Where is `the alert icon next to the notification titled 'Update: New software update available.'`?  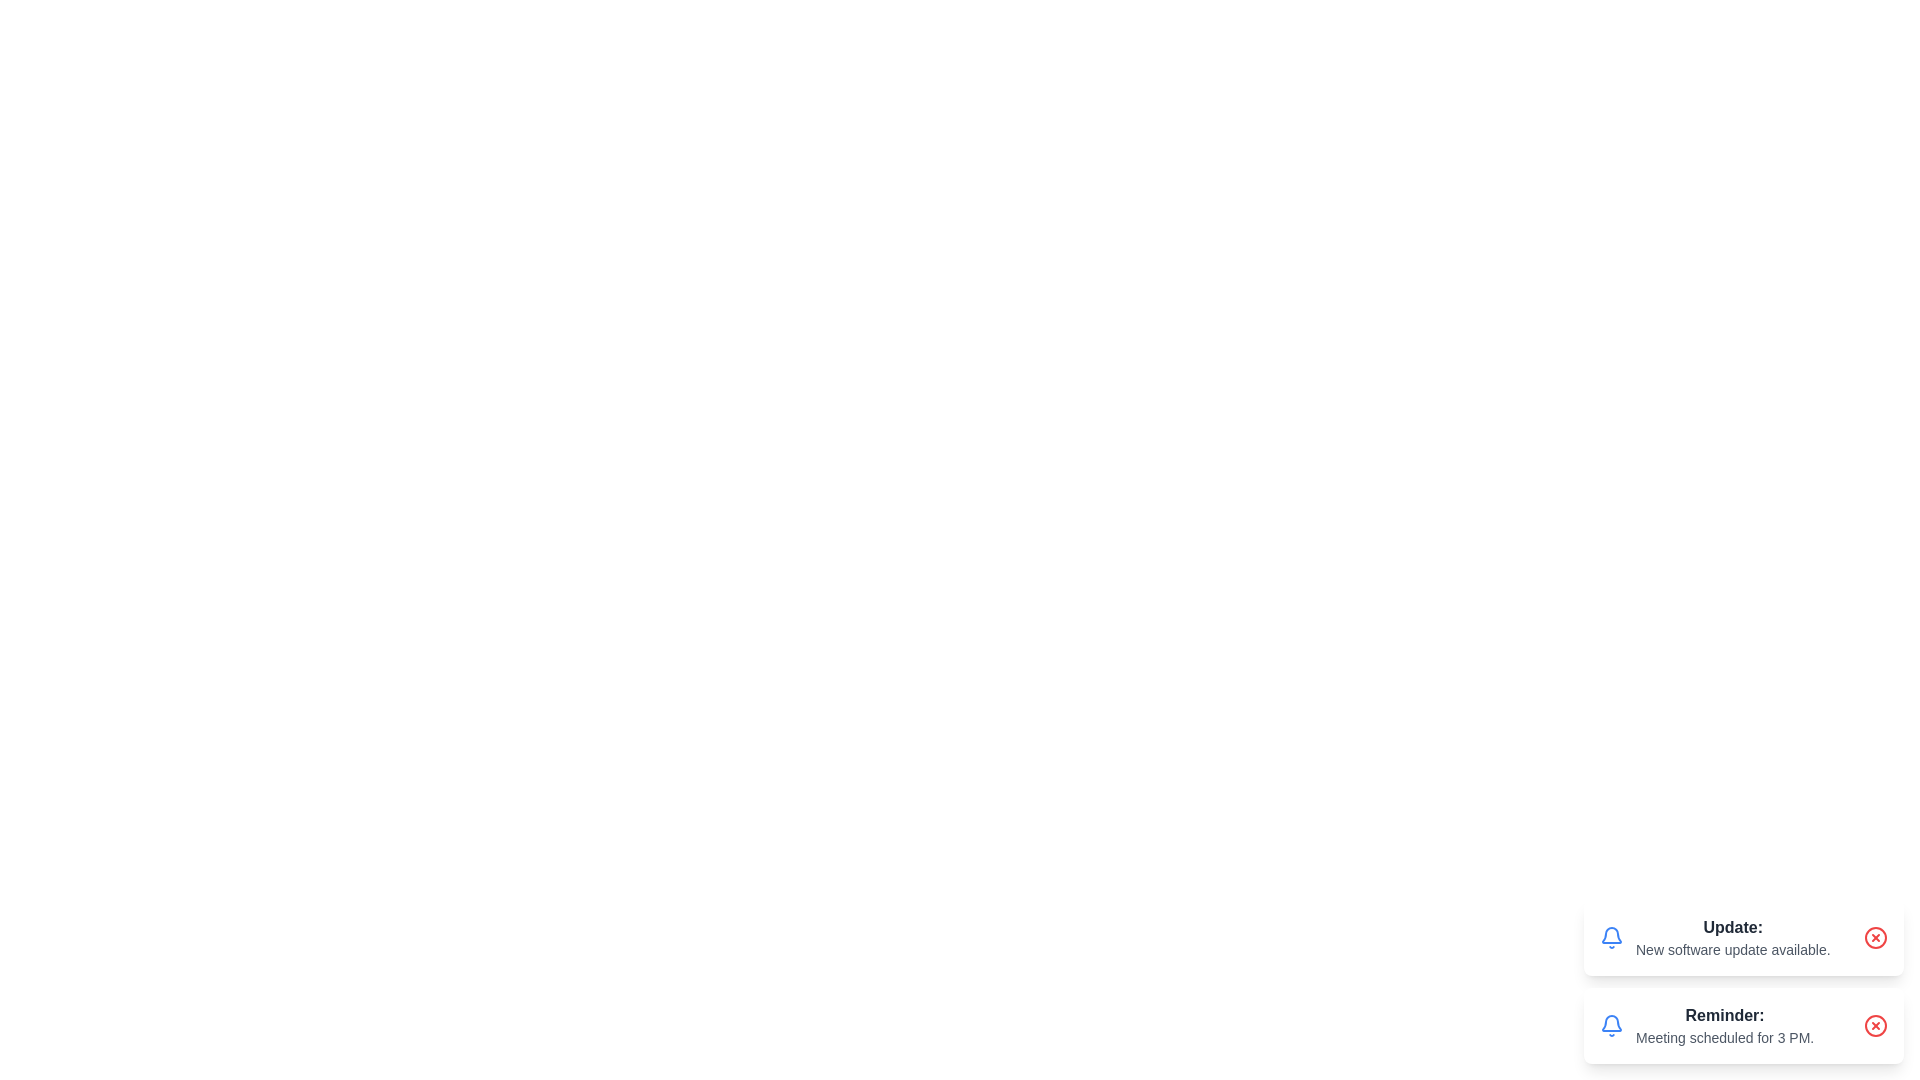
the alert icon next to the notification titled 'Update: New software update available.' is located at coordinates (1612, 937).